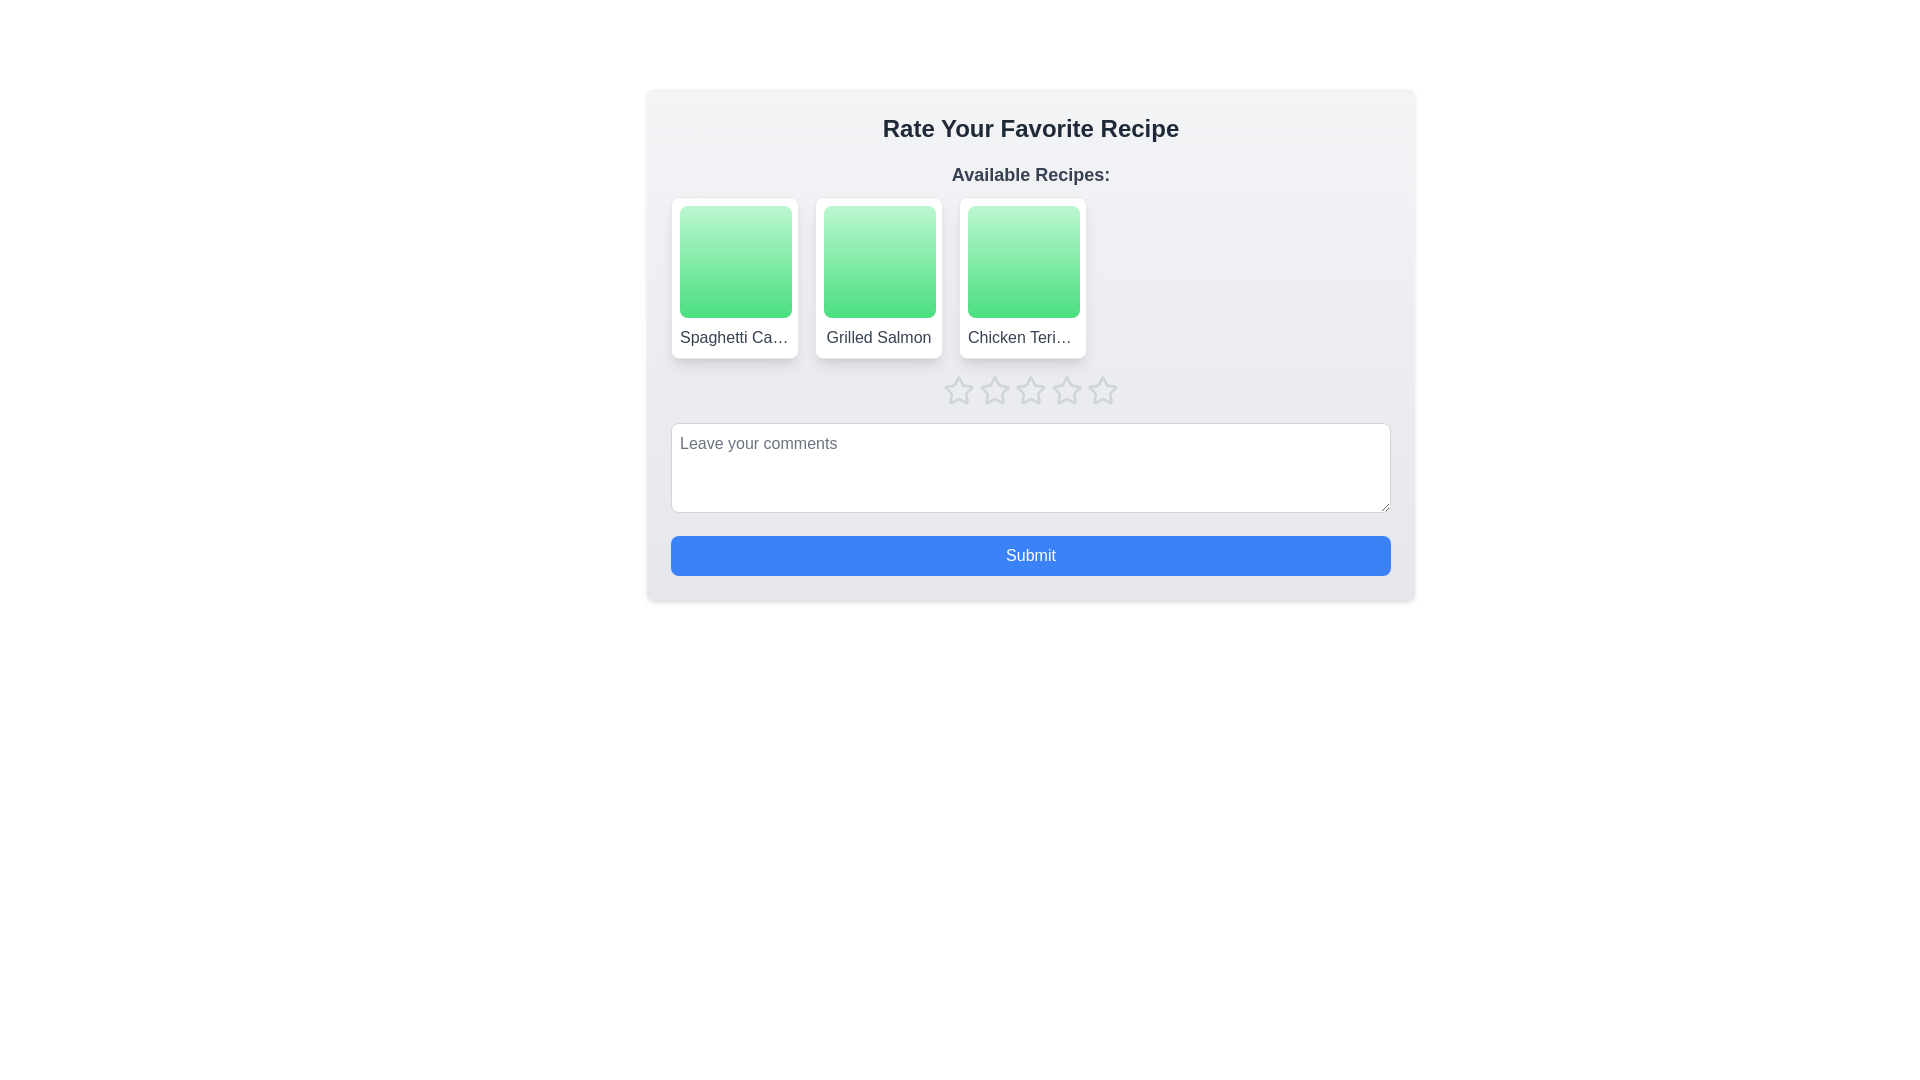 This screenshot has width=1920, height=1080. I want to click on the text label displaying the recipe name 'Grilled Salmon', which provides identifying information about the recipe and is located below a gradient green image area in a grid of recipe cards, so click(878, 337).